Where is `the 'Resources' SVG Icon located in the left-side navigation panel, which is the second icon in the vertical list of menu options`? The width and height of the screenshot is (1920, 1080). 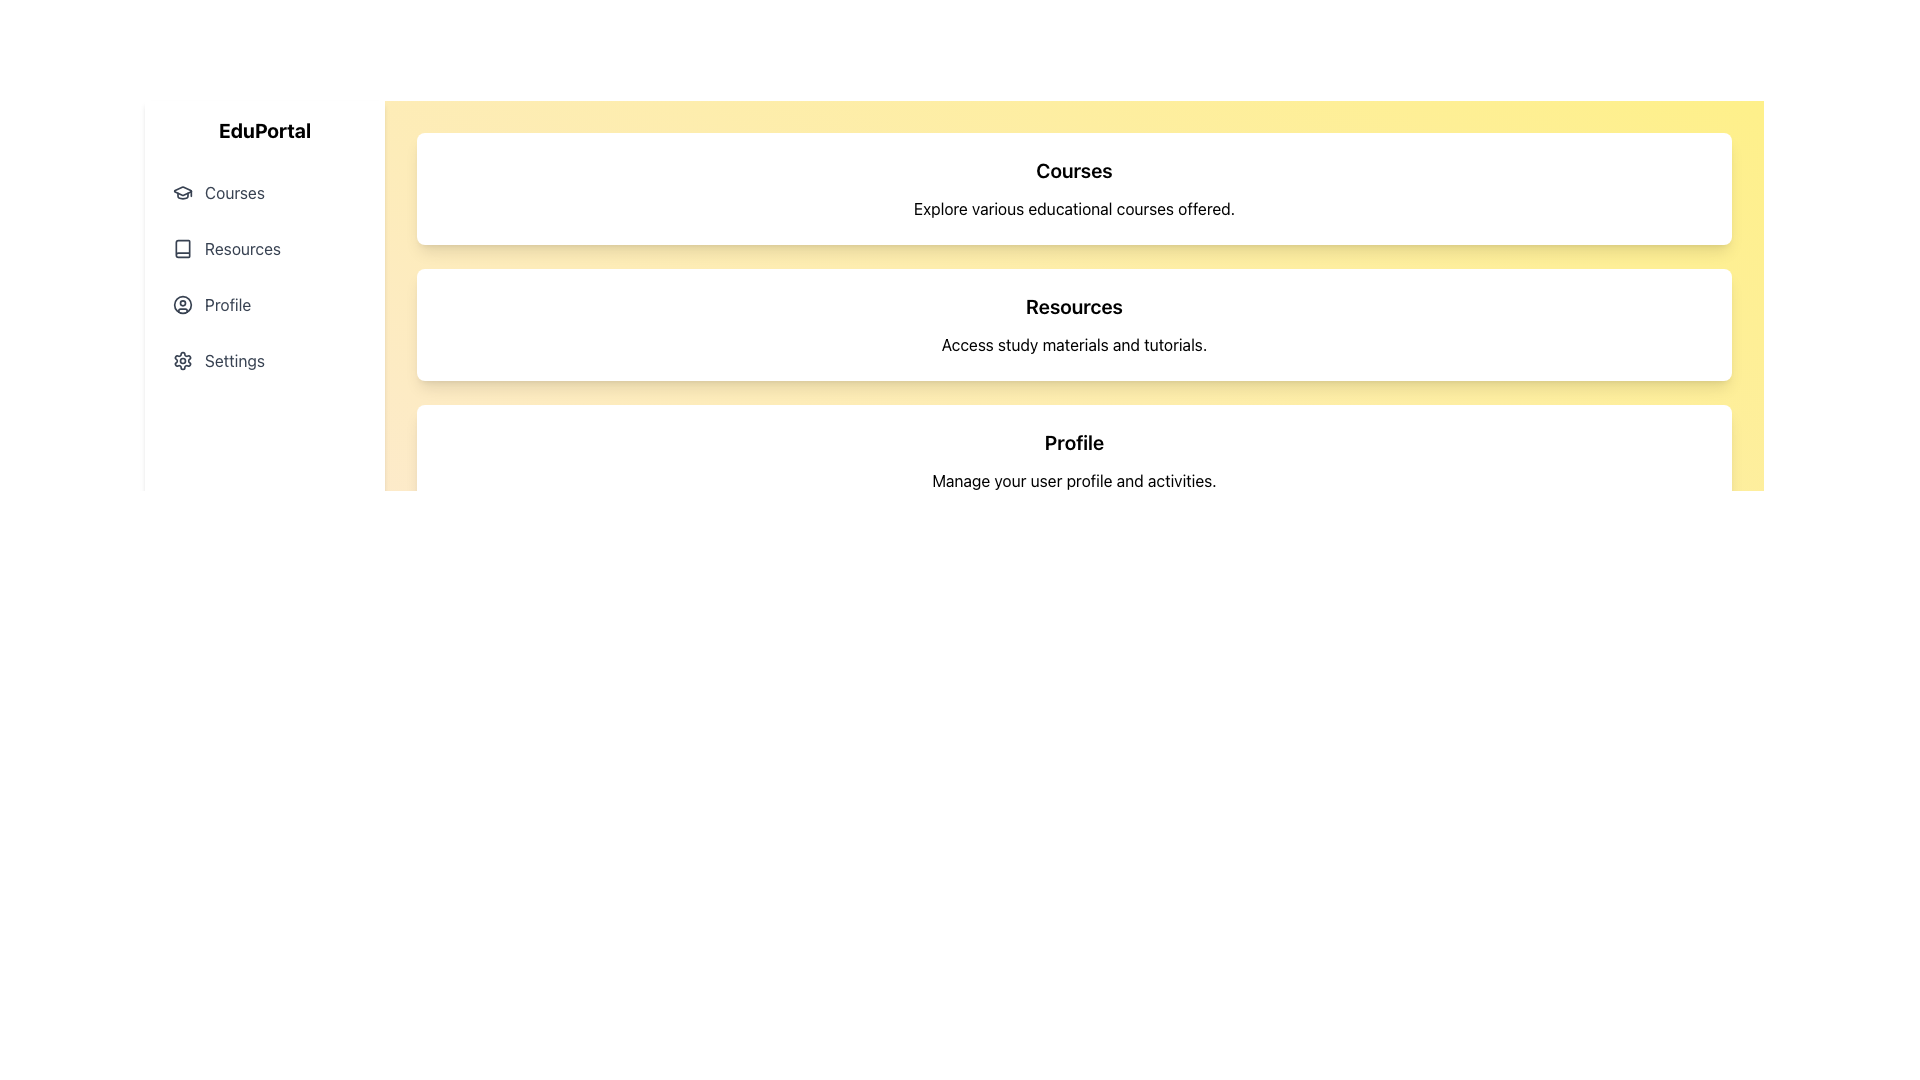 the 'Resources' SVG Icon located in the left-side navigation panel, which is the second icon in the vertical list of menu options is located at coordinates (182, 248).